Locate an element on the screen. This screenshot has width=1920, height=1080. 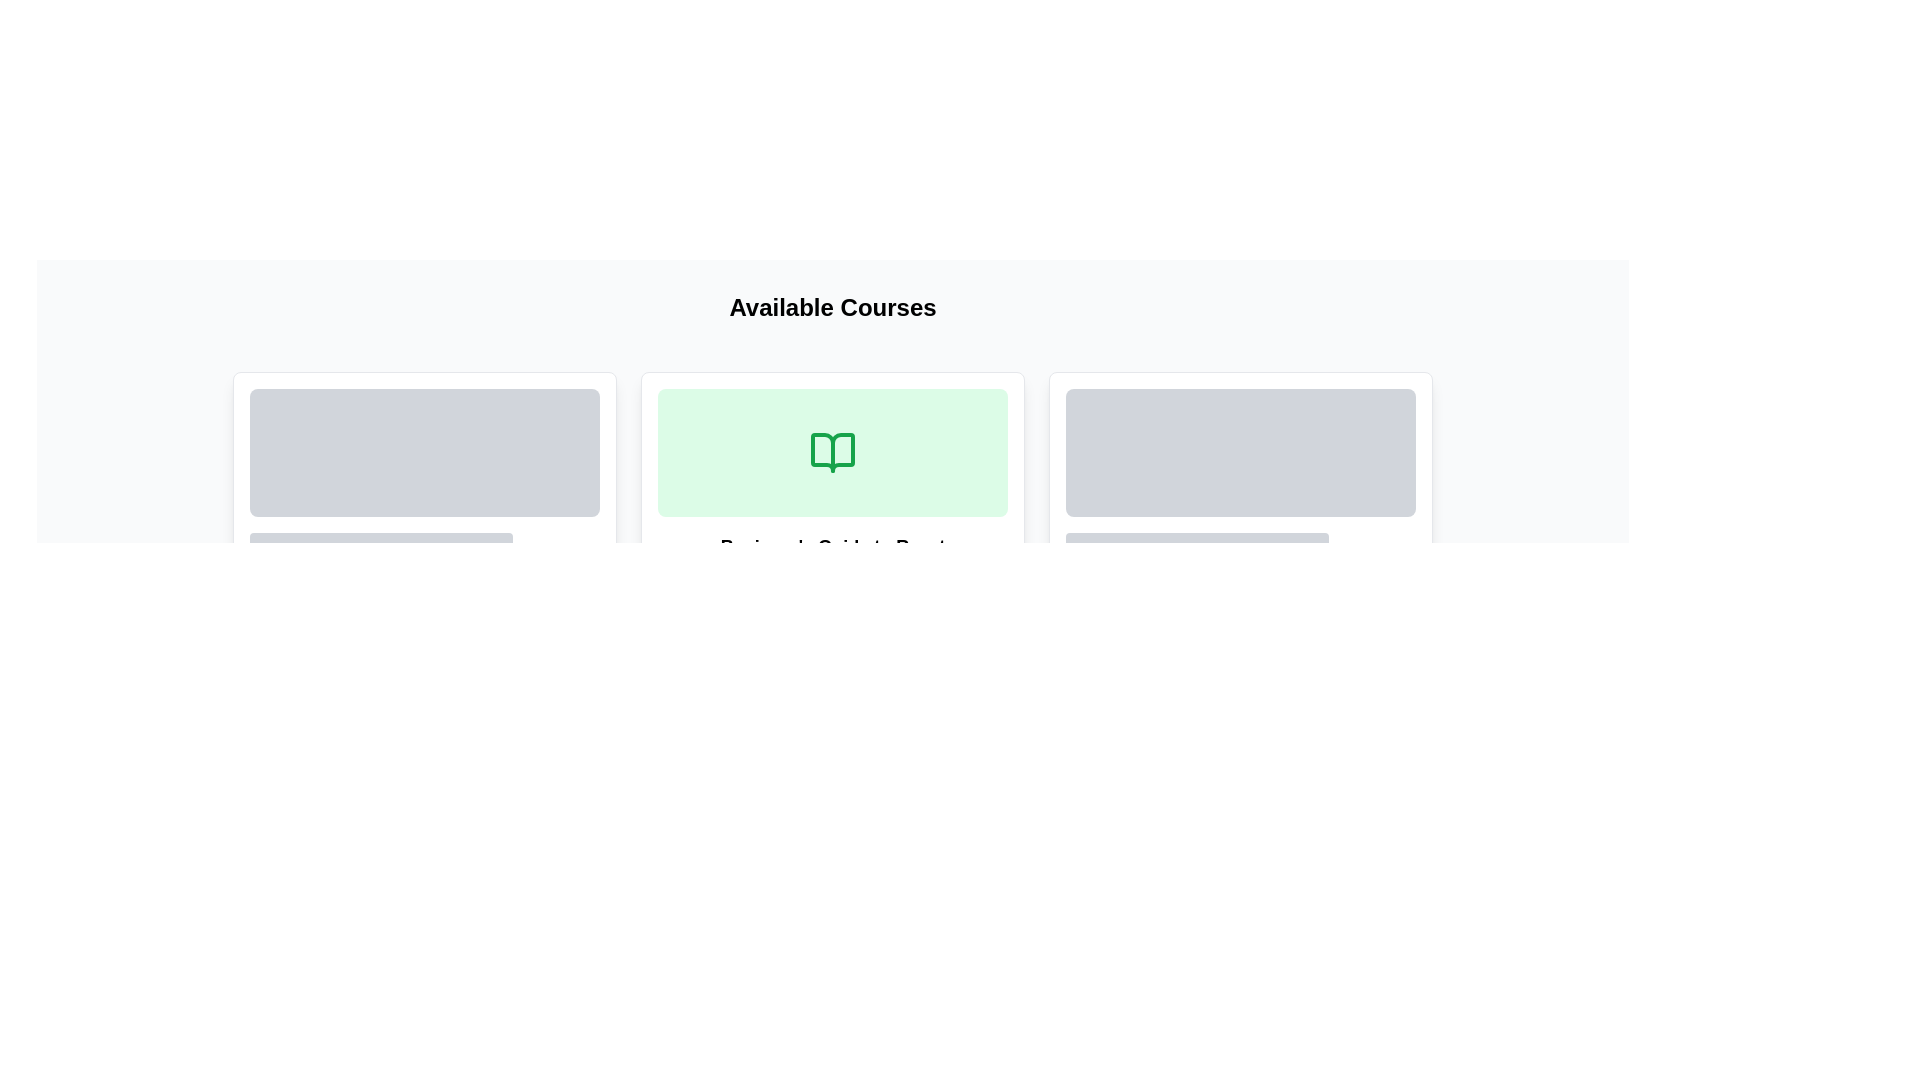
the graphical placeholder bar that serves as a decorative divider, positioned below a larger gray rectangular component is located at coordinates (1197, 543).